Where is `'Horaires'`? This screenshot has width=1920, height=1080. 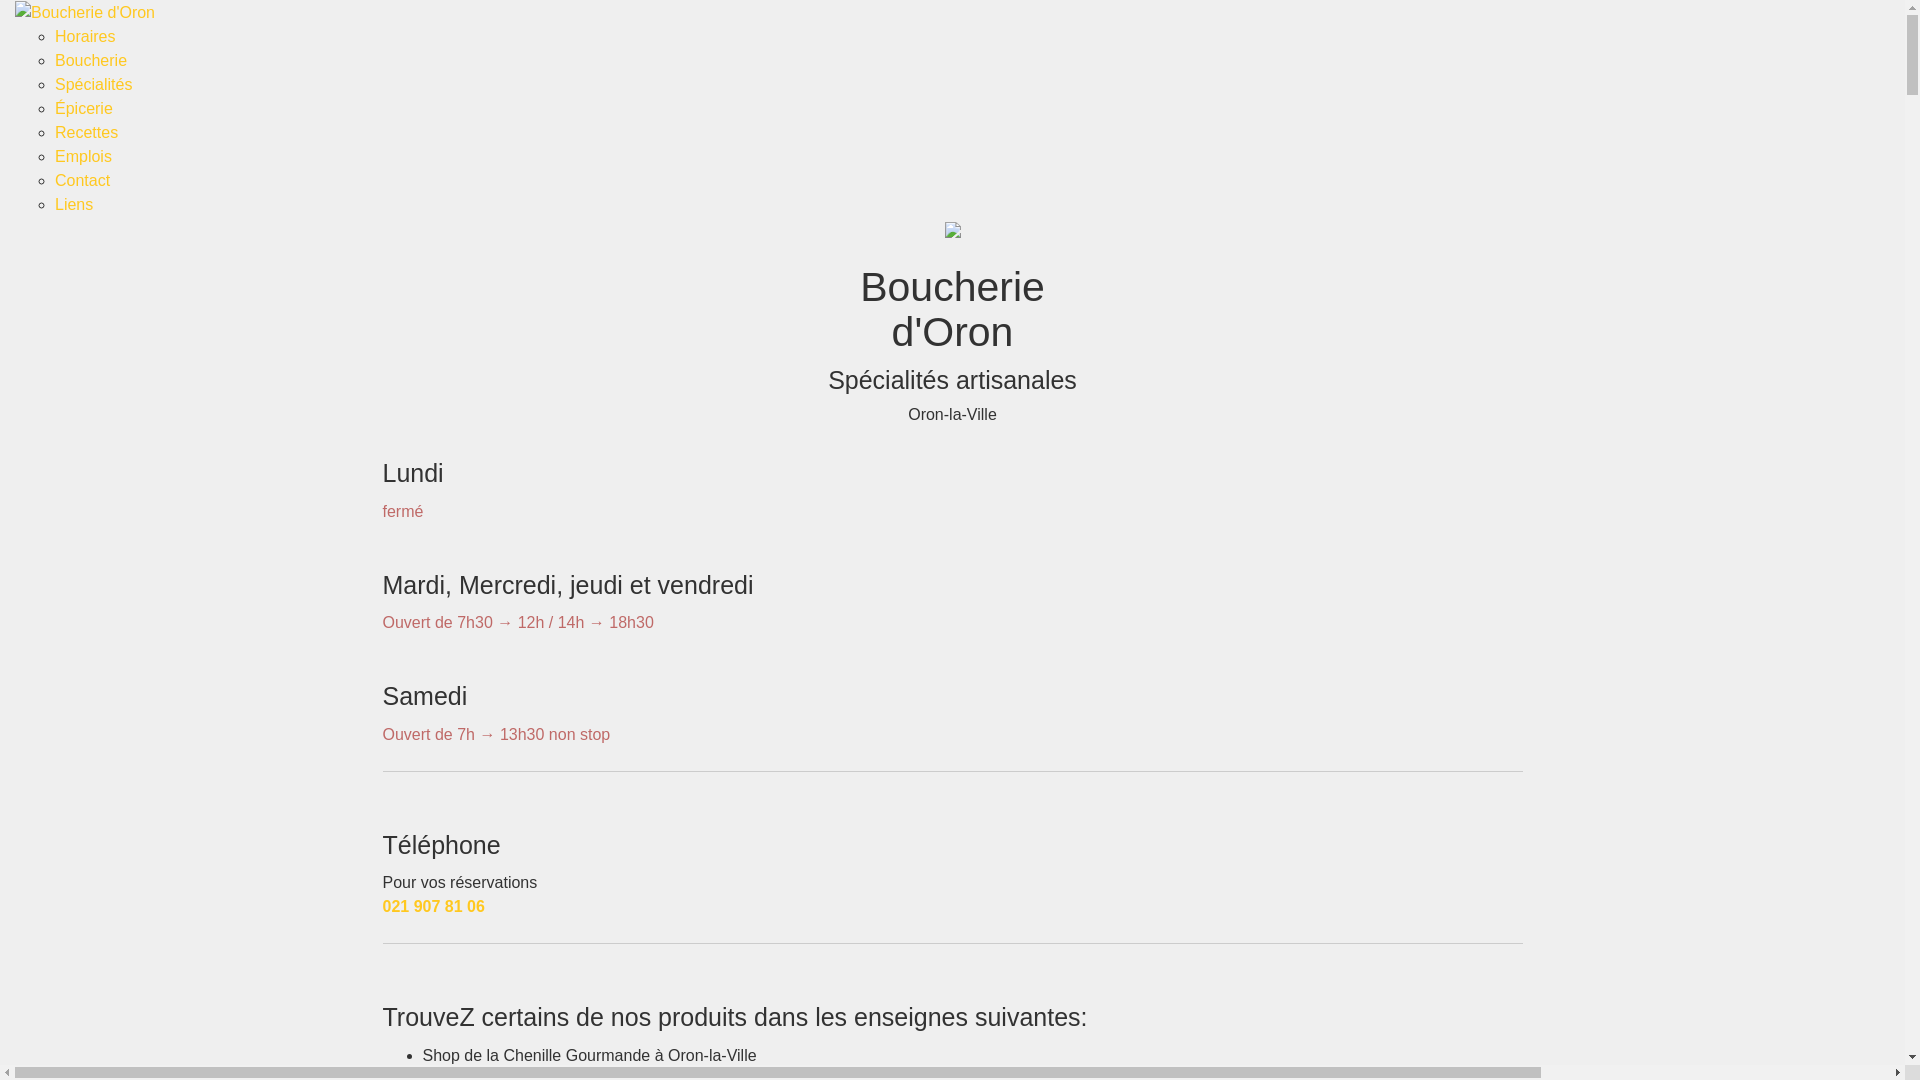
'Horaires' is located at coordinates (84, 36).